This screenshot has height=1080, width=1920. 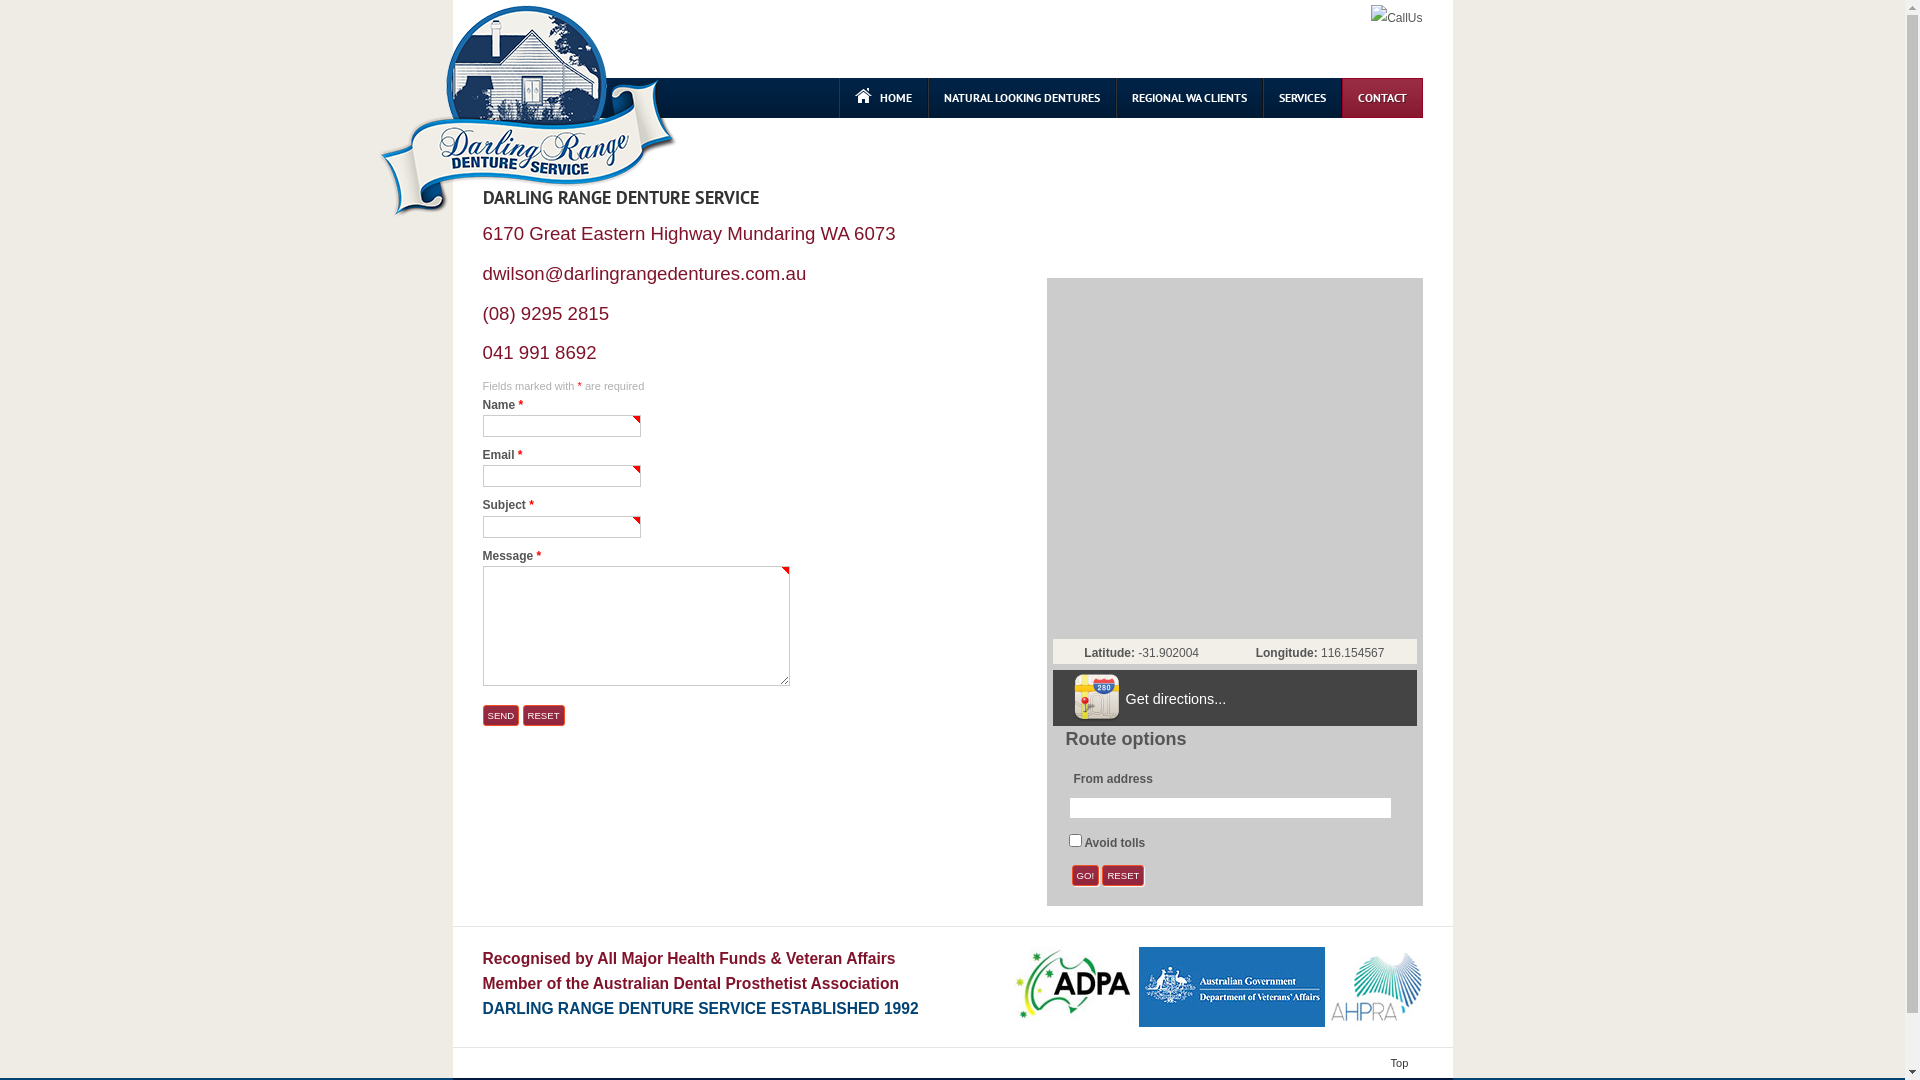 I want to click on 'NATURAL LOOKING DENTURES', so click(x=926, y=97).